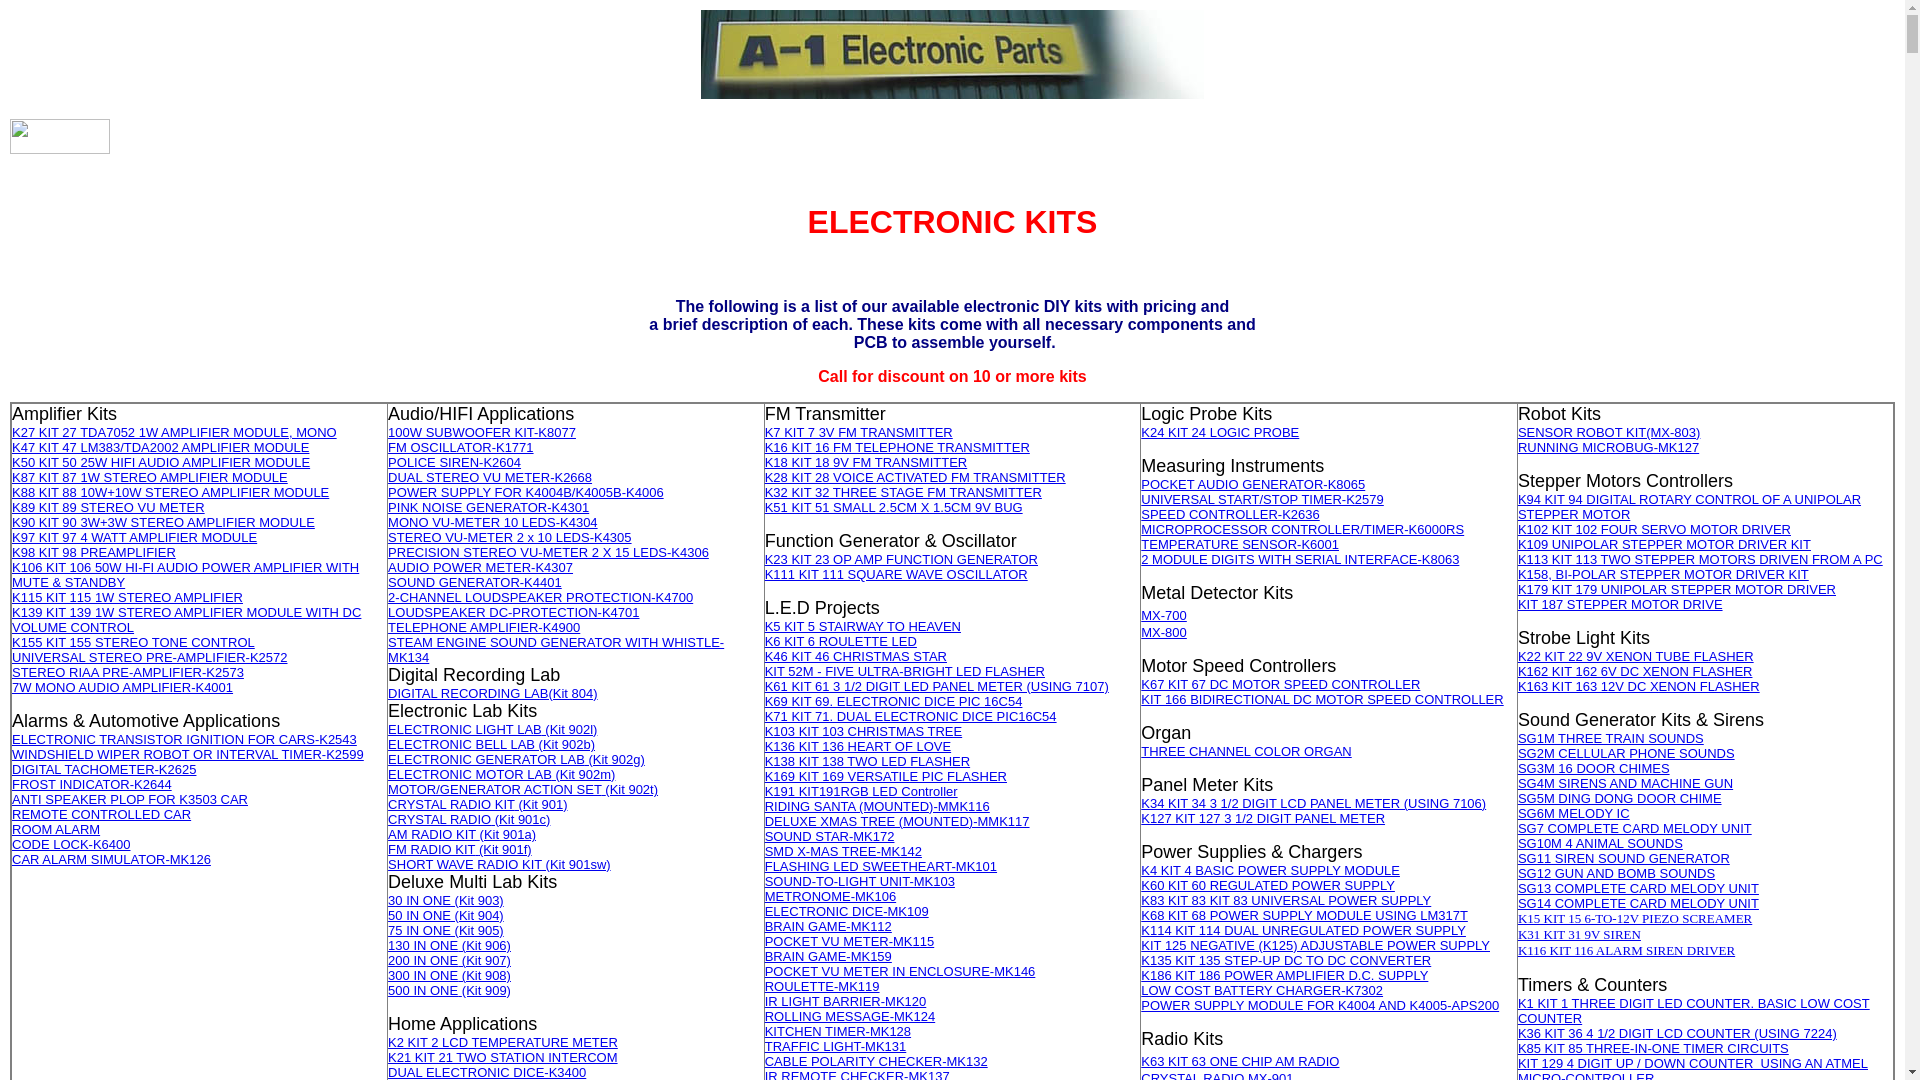  What do you see at coordinates (1517, 431) in the screenshot?
I see `'SENSOR ROBOT KIT(MX-803)'` at bounding box center [1517, 431].